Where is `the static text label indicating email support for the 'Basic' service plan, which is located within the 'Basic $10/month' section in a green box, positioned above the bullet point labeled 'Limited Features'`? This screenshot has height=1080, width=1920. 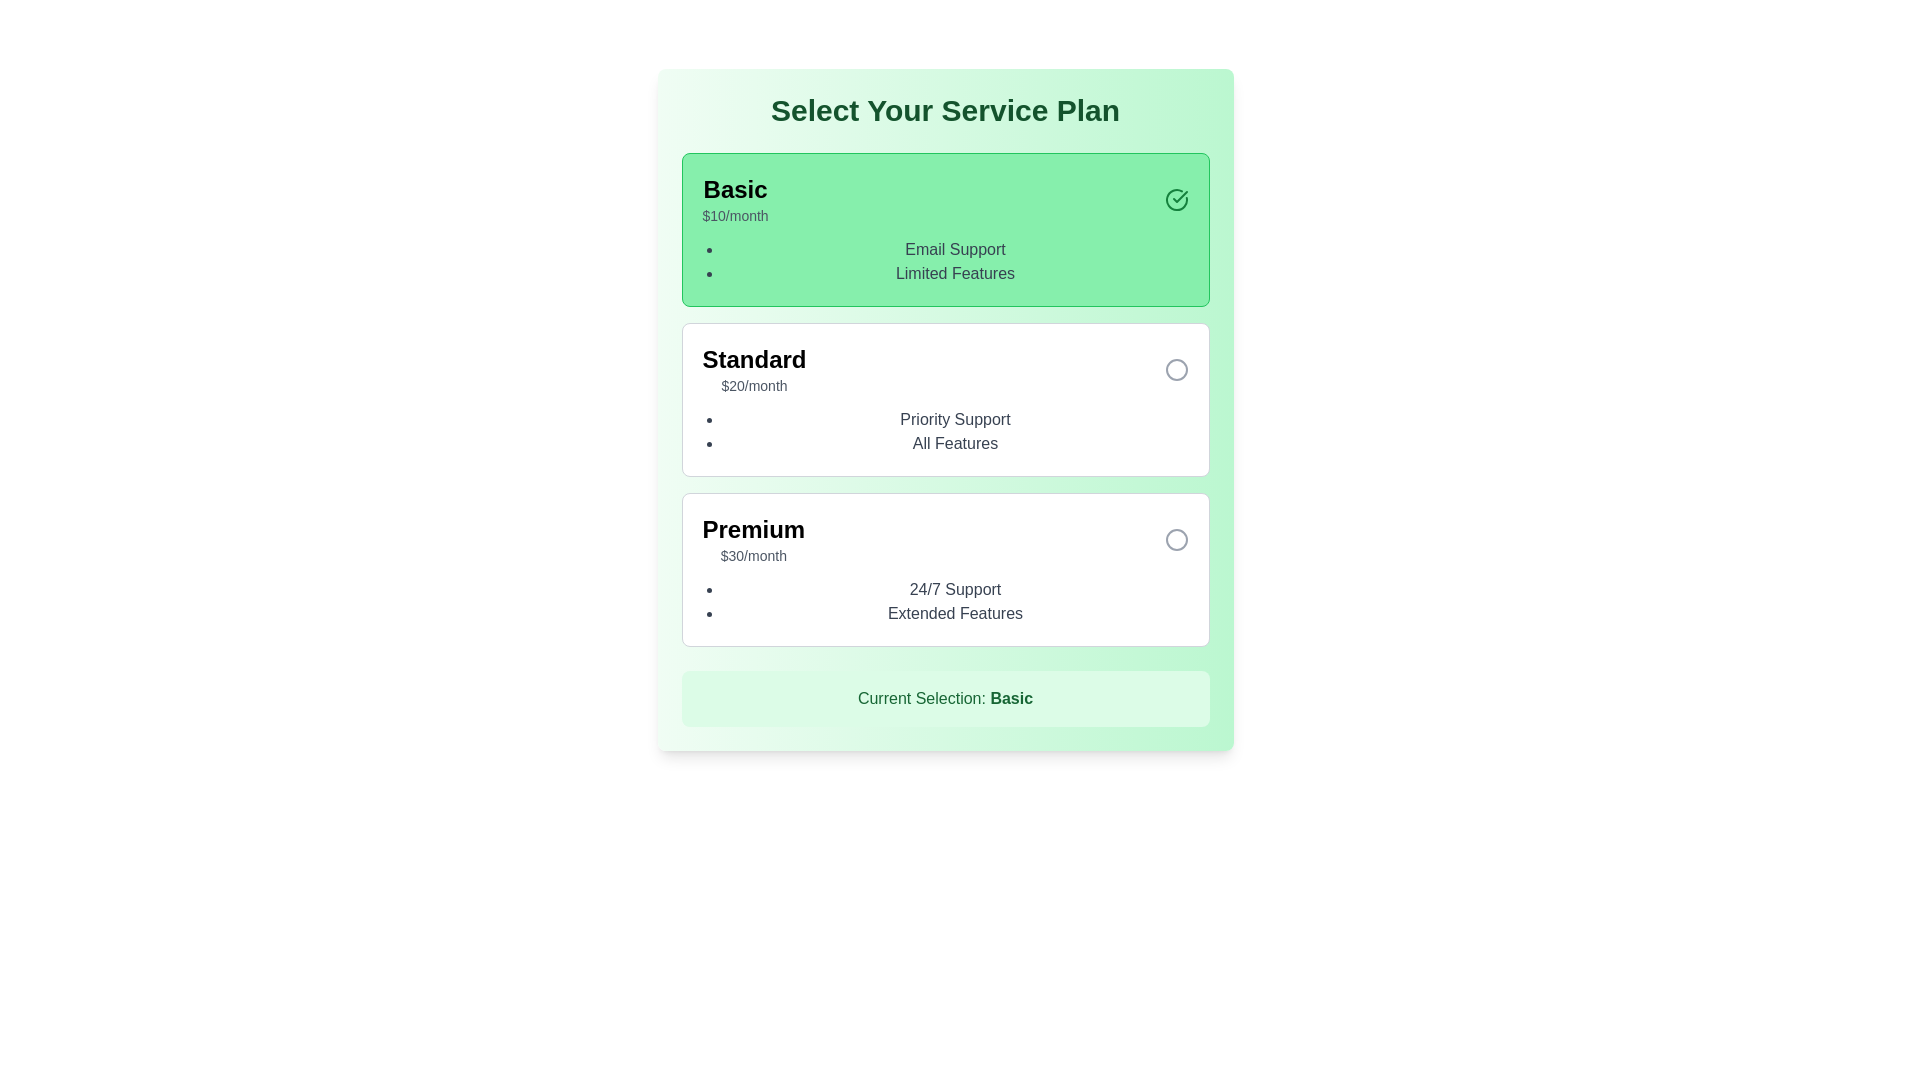 the static text label indicating email support for the 'Basic' service plan, which is located within the 'Basic $10/month' section in a green box, positioned above the bullet point labeled 'Limited Features' is located at coordinates (954, 249).